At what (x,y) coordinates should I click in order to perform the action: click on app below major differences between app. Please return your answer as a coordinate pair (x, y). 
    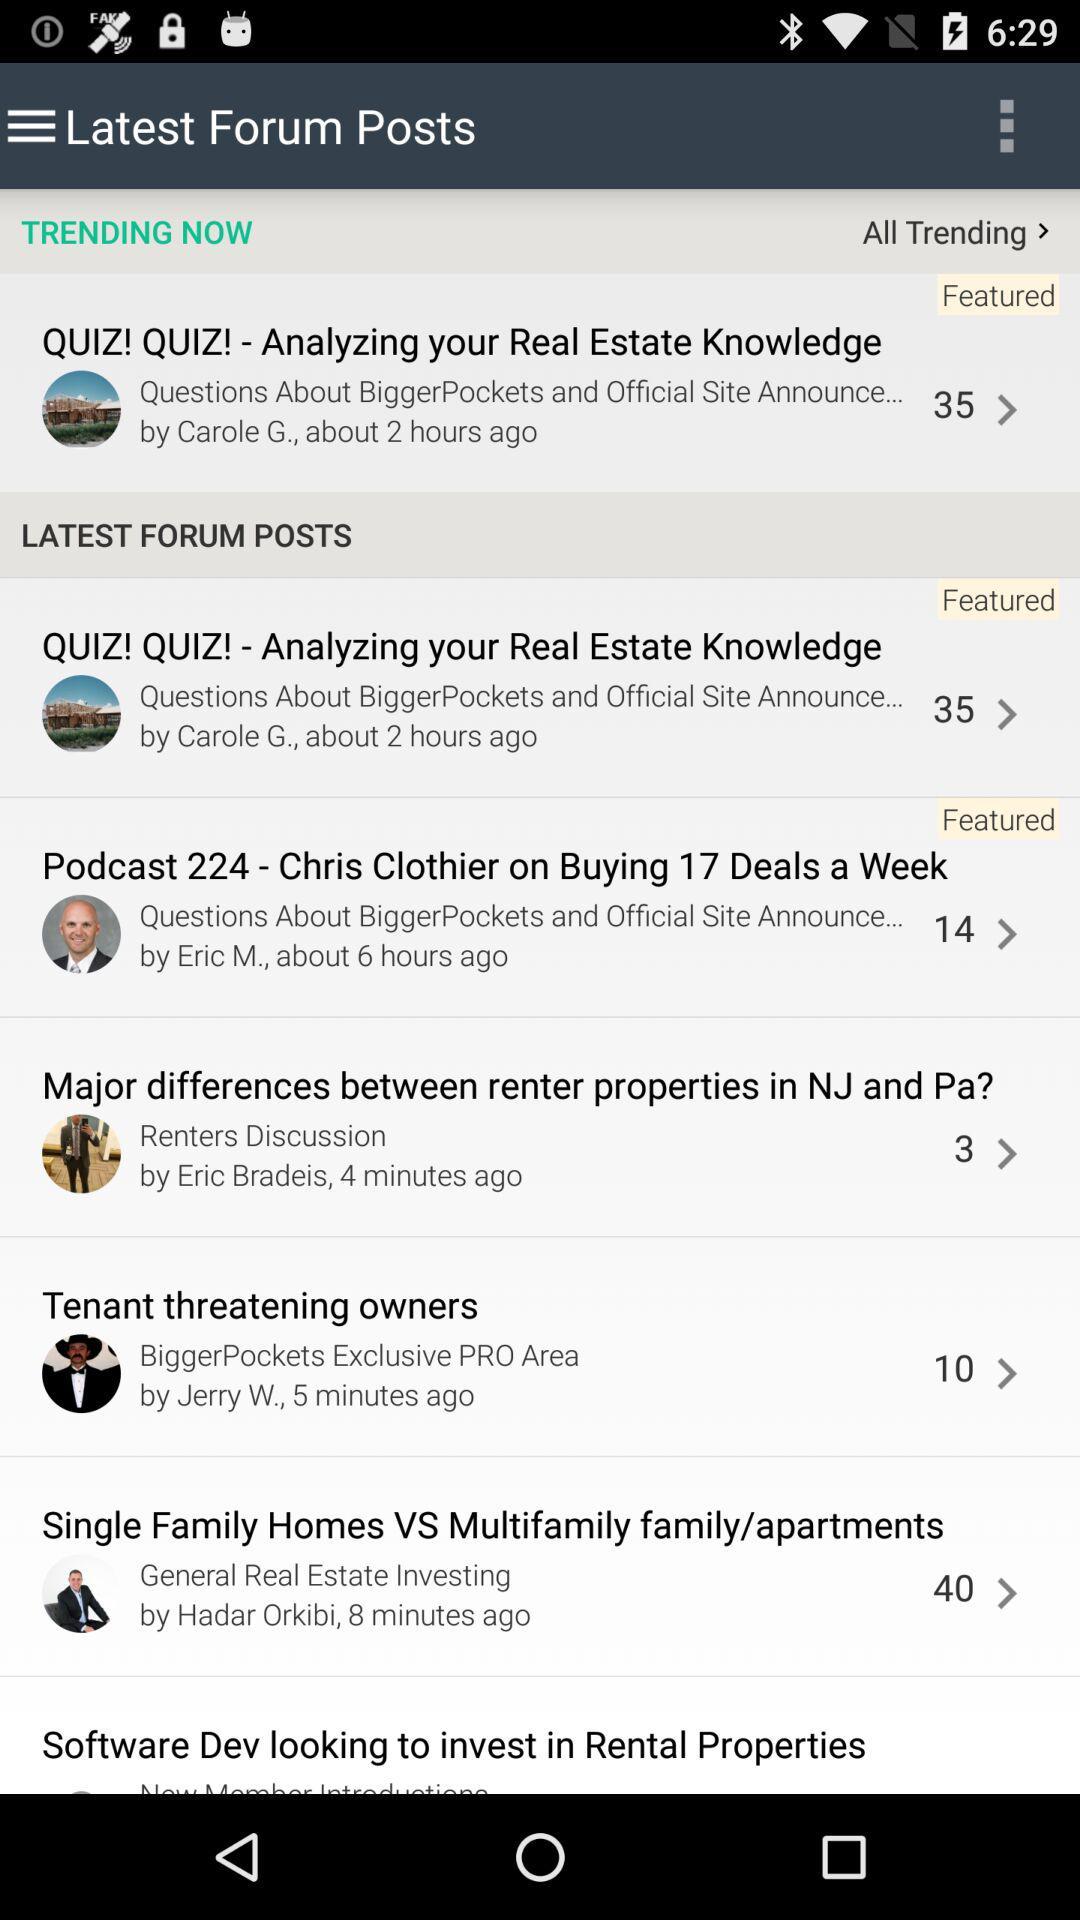
    Looking at the image, I should click on (541, 1134).